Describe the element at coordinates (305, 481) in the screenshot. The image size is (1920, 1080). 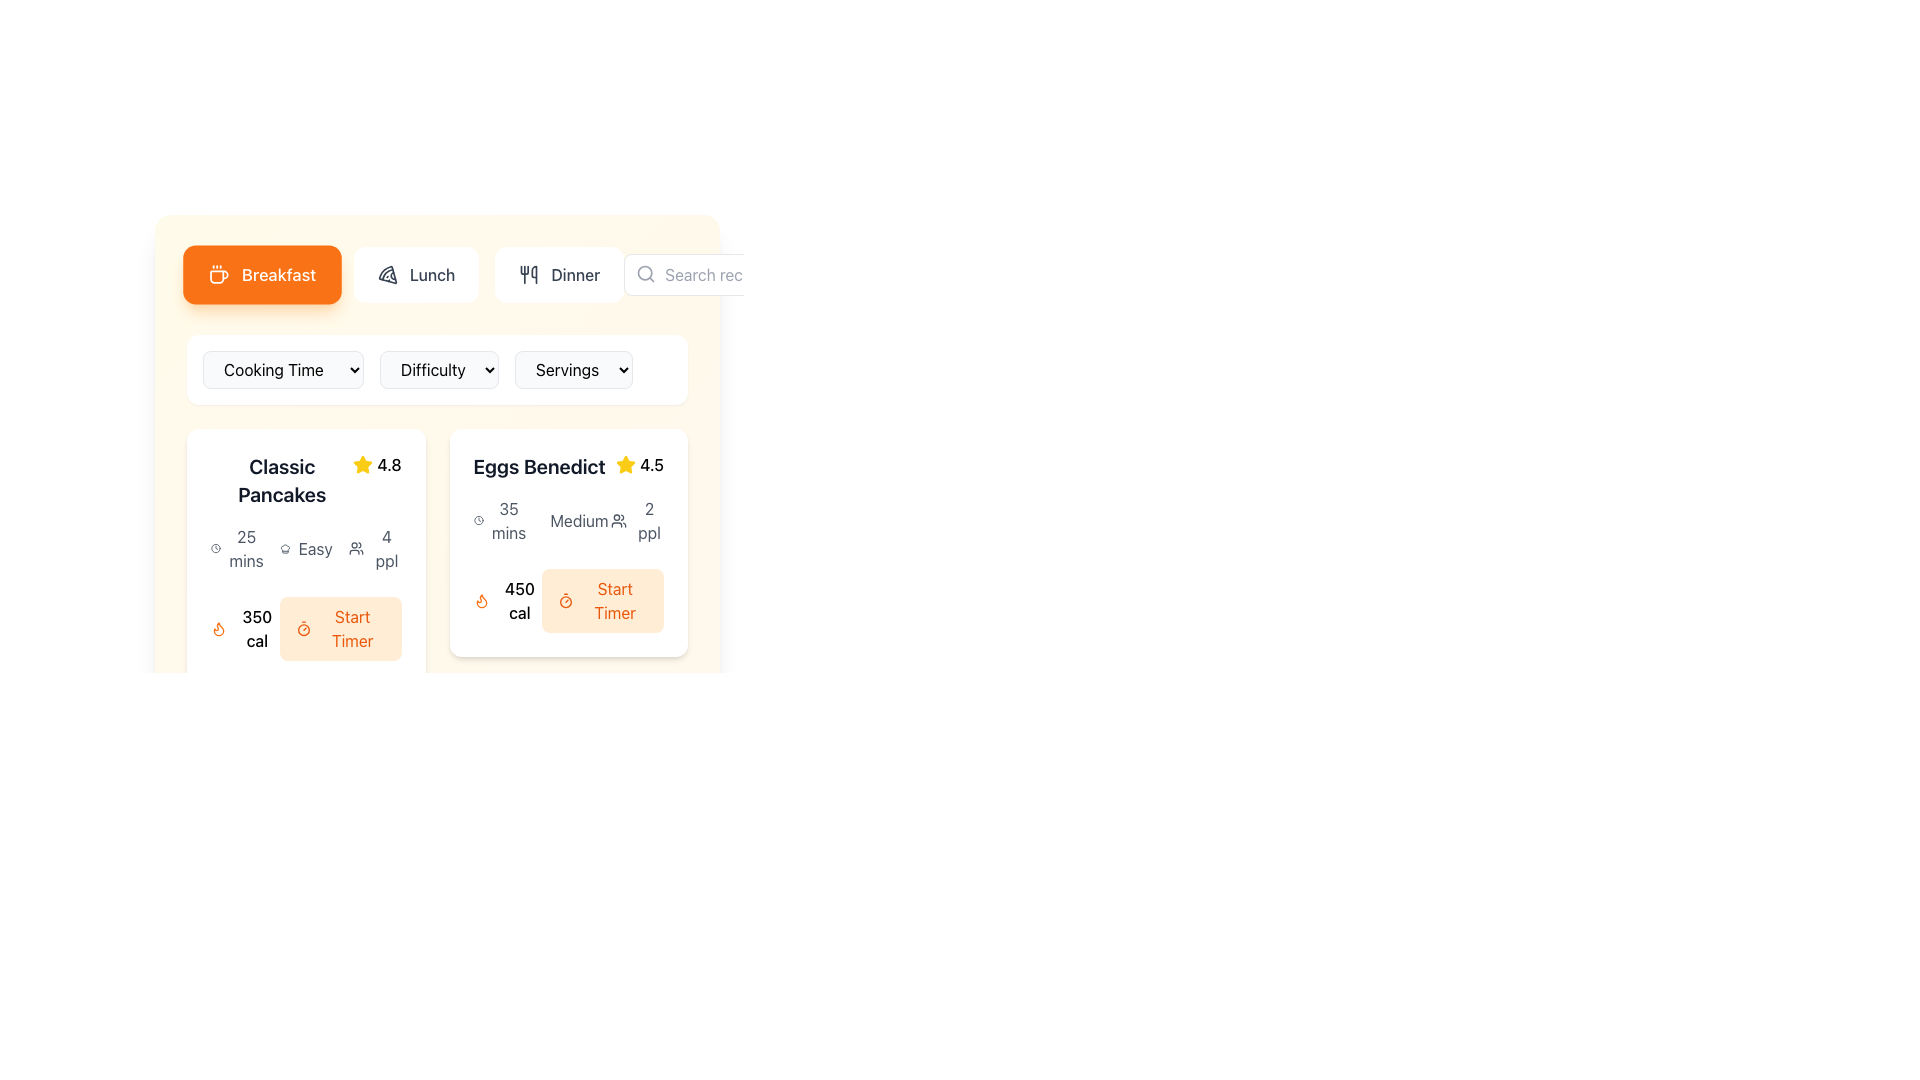
I see `the content of the recipe header displaying 'Classic Pancakes' and its associated rating, located at the top-left corner of the card-like component` at that location.